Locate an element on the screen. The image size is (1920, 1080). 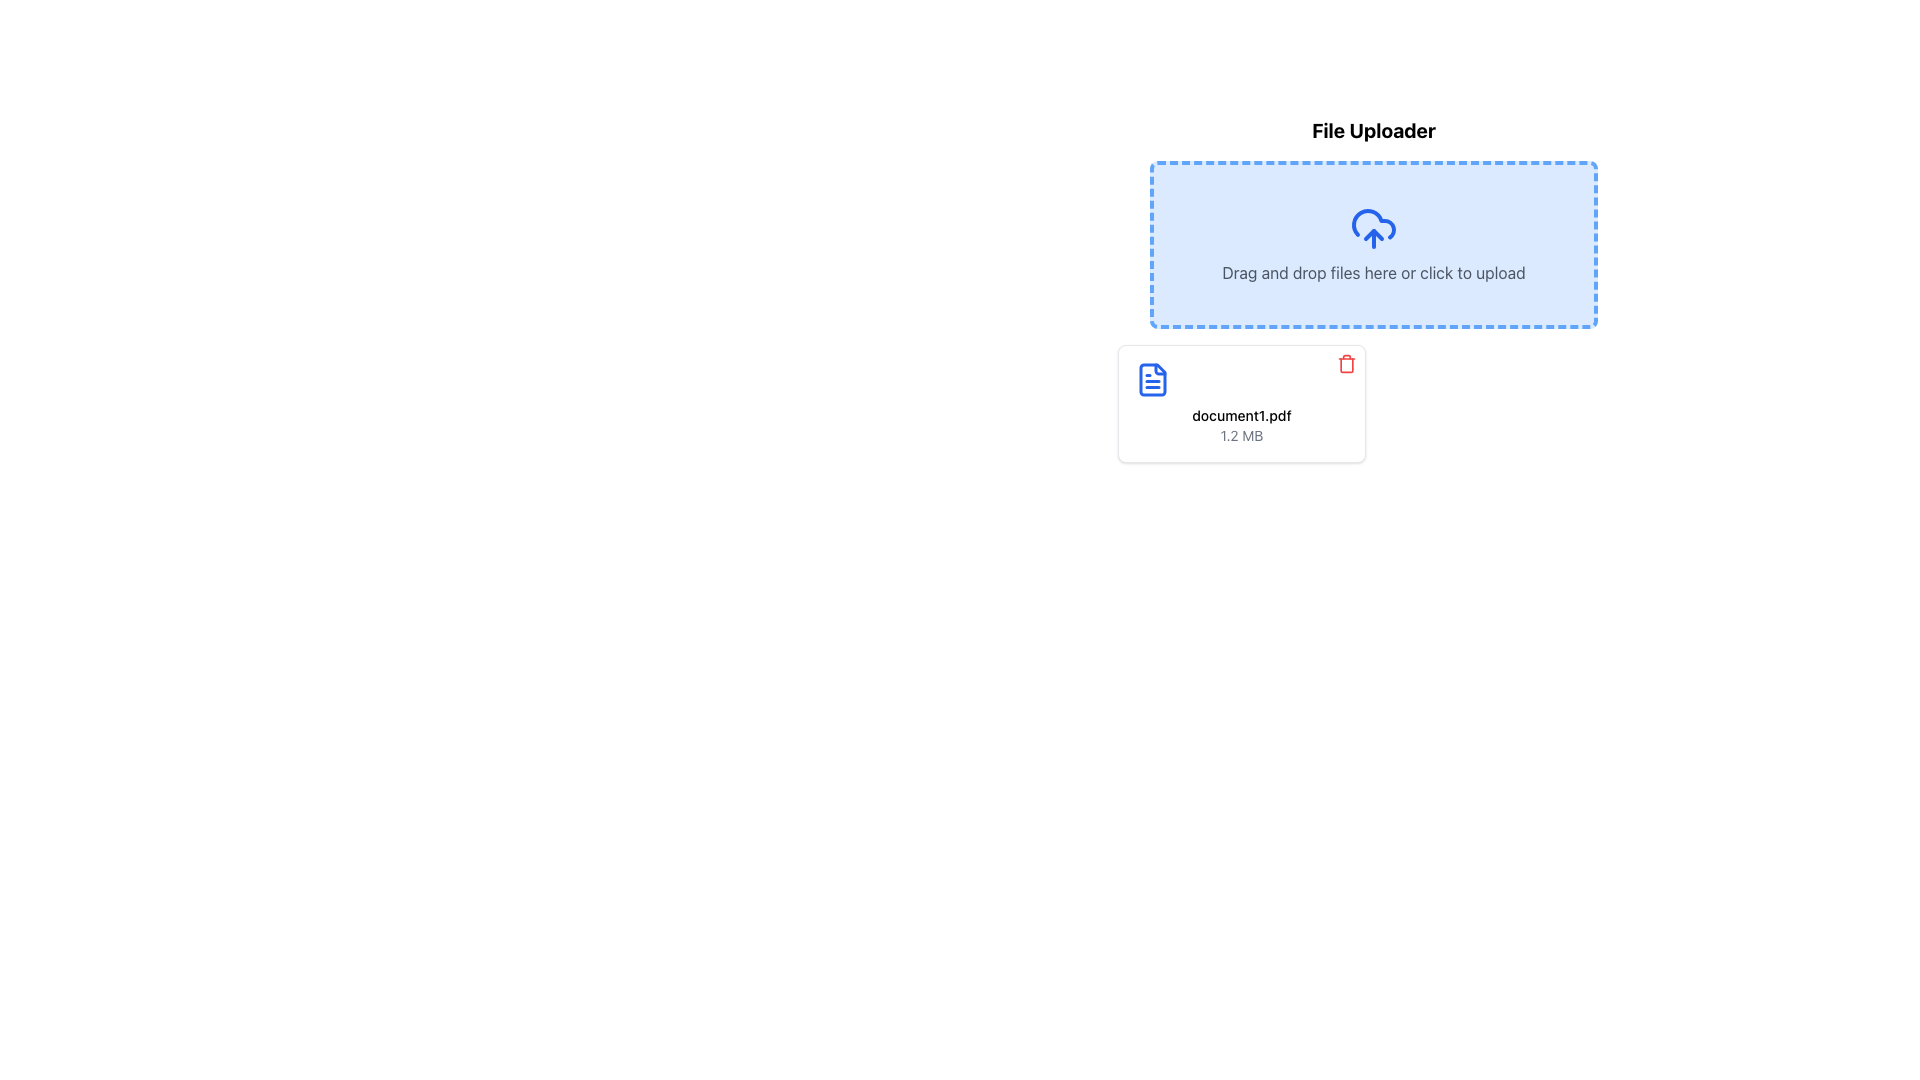
the Interactive drop zone with a dashed blue border and light blue background that contains the text 'Drag and drop files here or click to upload.' is located at coordinates (1372, 244).